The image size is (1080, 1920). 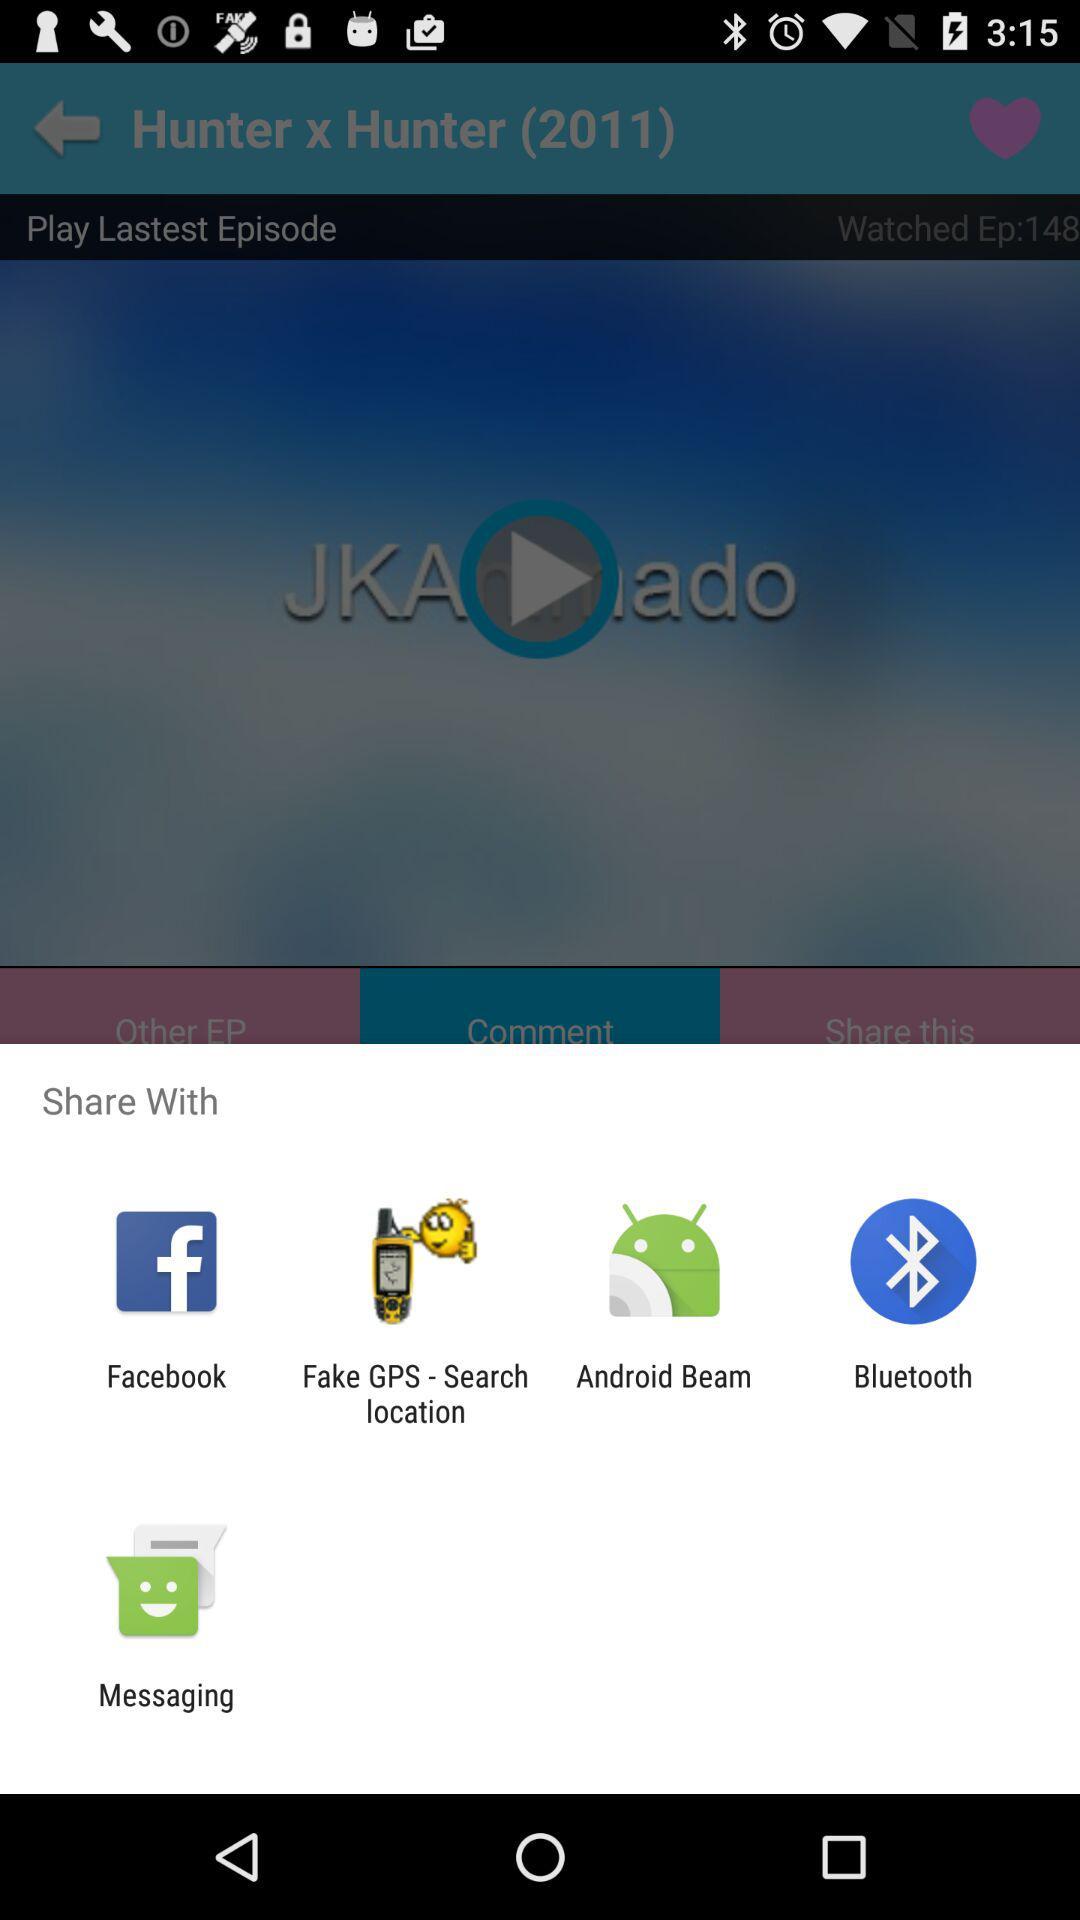 What do you see at coordinates (913, 1392) in the screenshot?
I see `the bluetooth` at bounding box center [913, 1392].